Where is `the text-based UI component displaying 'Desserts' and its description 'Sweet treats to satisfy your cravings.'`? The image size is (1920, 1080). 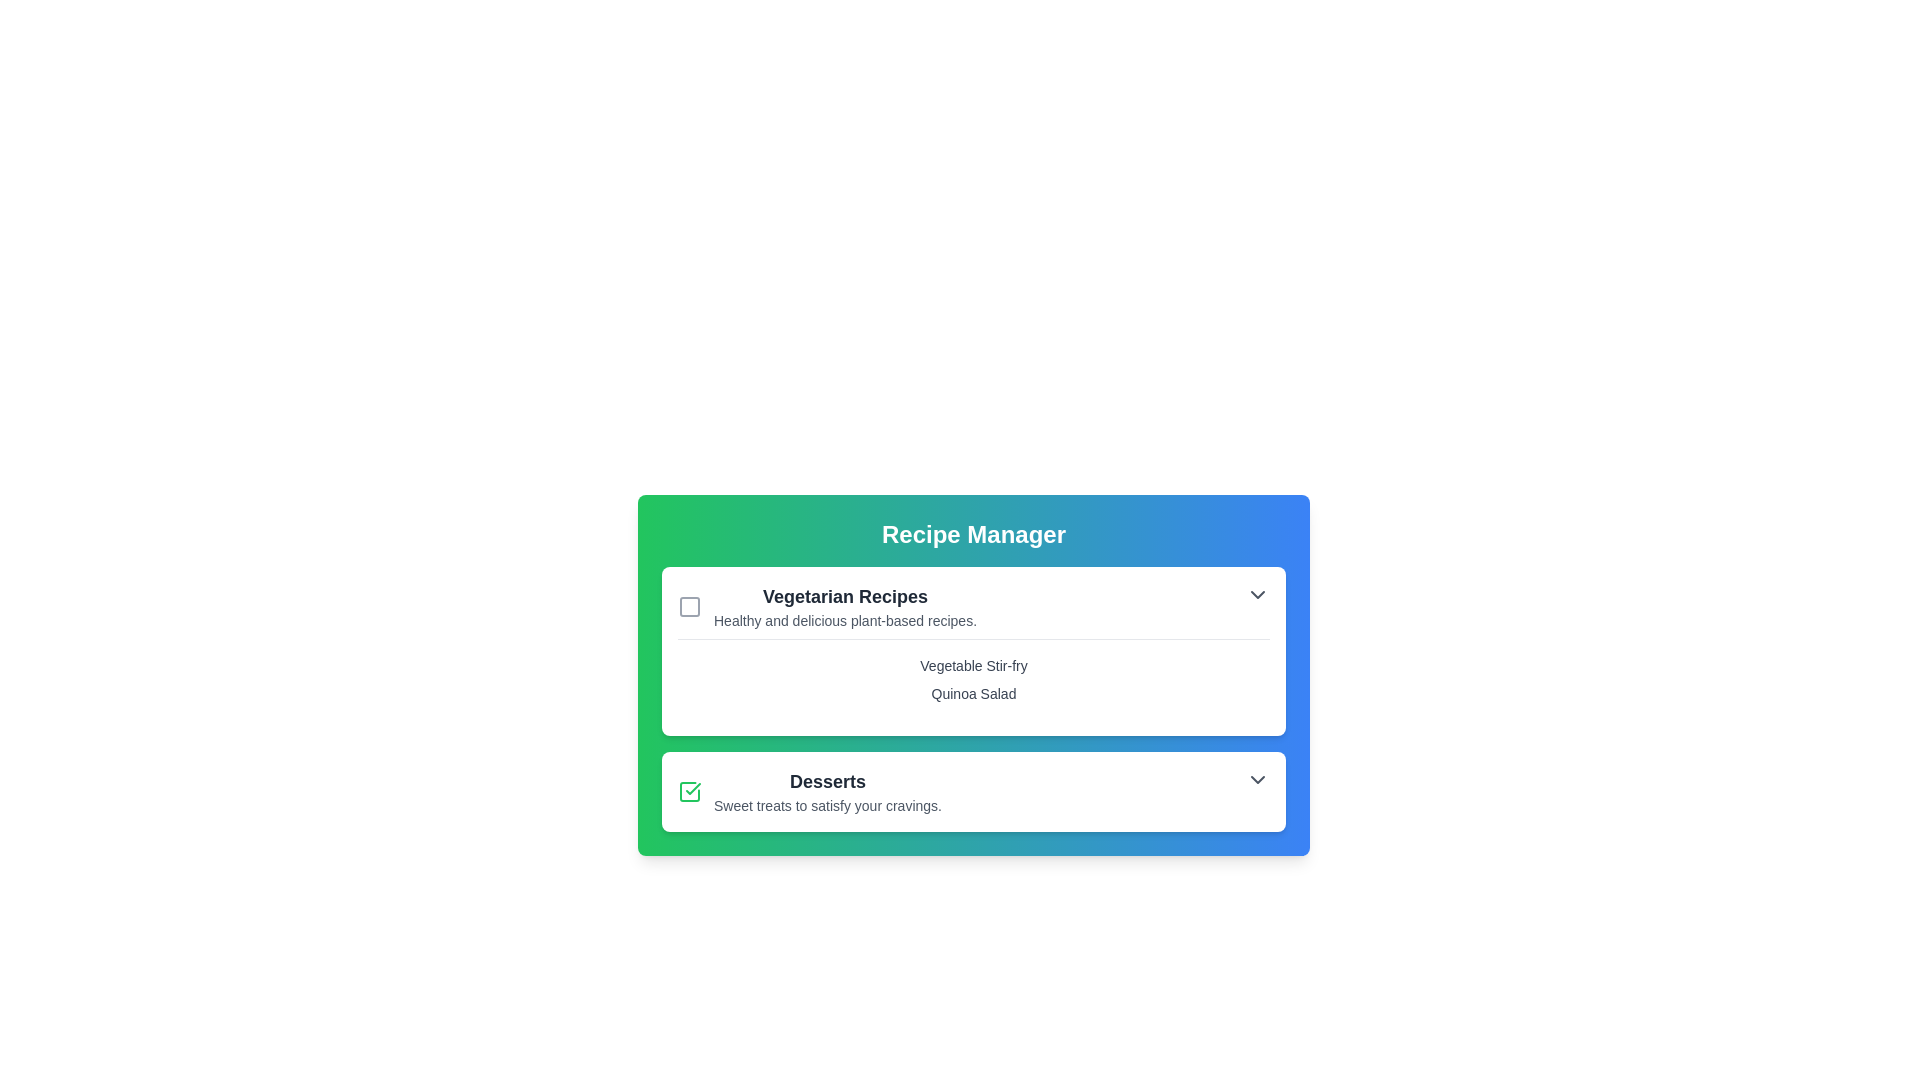
the text-based UI component displaying 'Desserts' and its description 'Sweet treats to satisfy your cravings.' is located at coordinates (827, 790).